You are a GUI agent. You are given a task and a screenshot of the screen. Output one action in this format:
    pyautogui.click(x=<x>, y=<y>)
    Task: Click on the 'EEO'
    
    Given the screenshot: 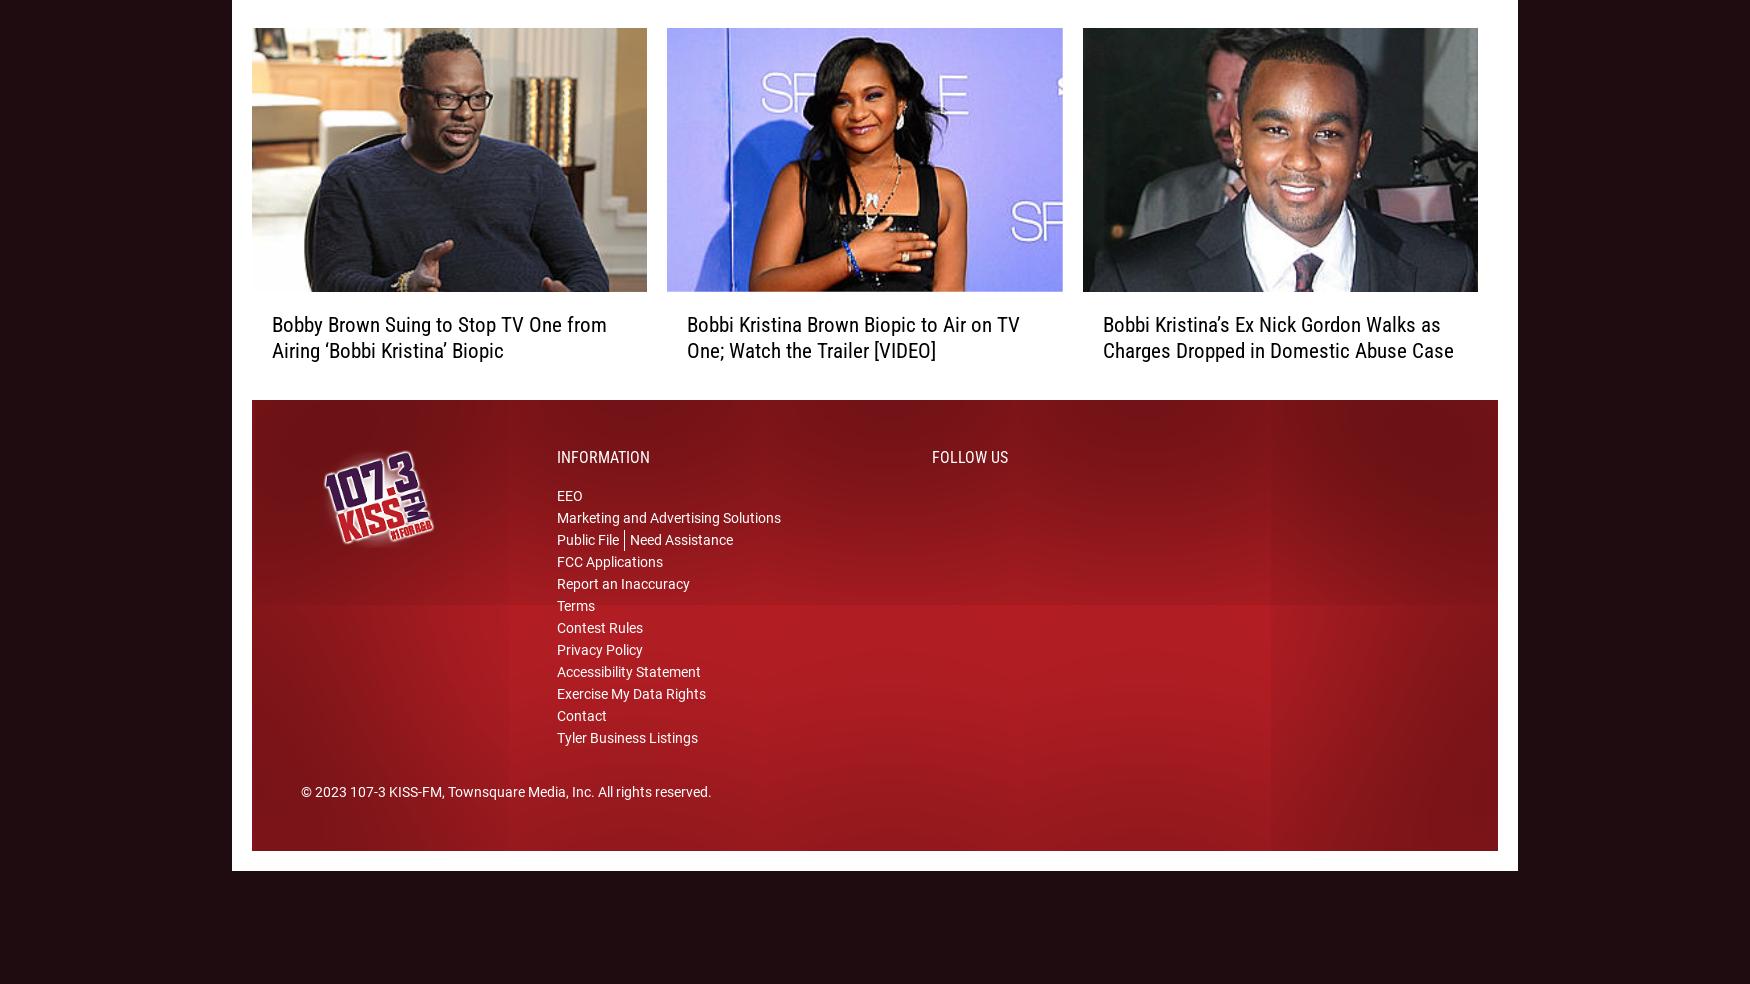 What is the action you would take?
    pyautogui.click(x=556, y=521)
    